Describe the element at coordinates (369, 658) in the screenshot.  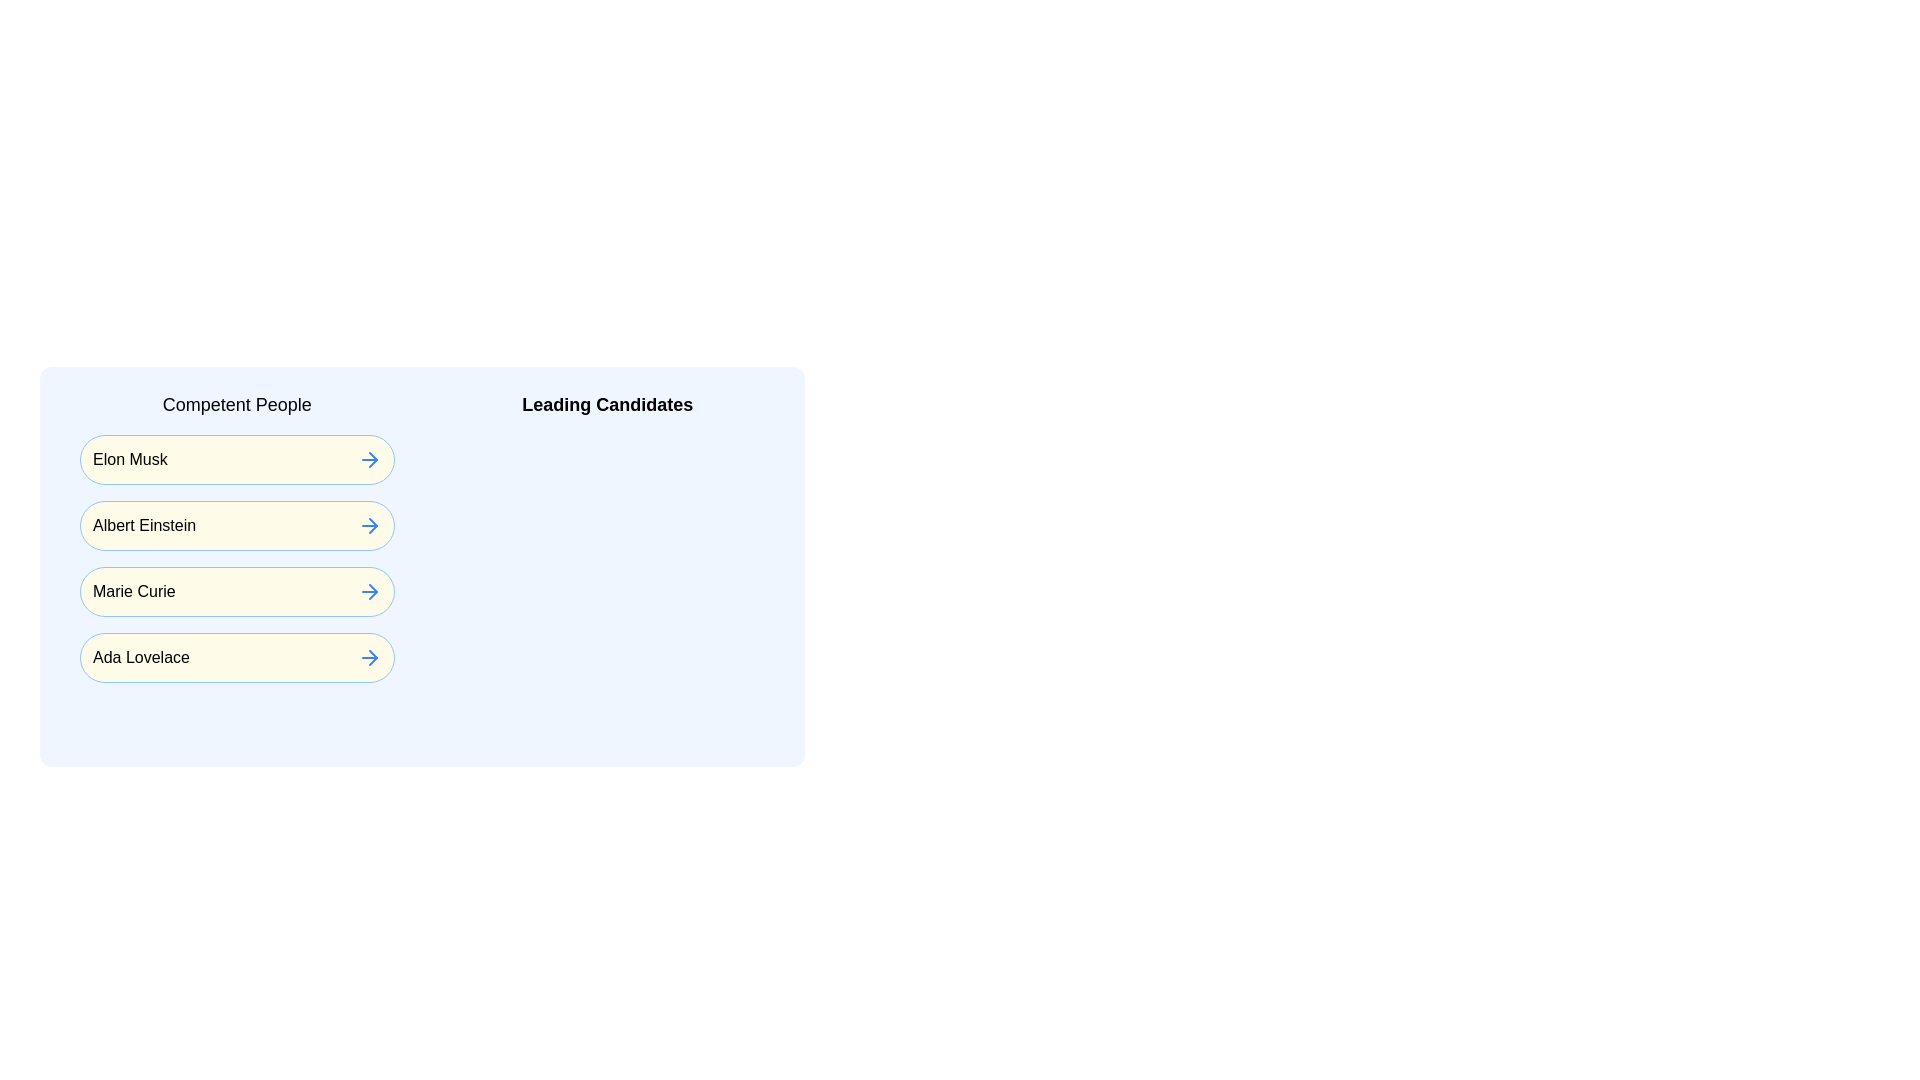
I see `arrow next to the name of Ada Lovelace in the 'Competent People' list to assign them to 'Leading Candidates'` at that location.